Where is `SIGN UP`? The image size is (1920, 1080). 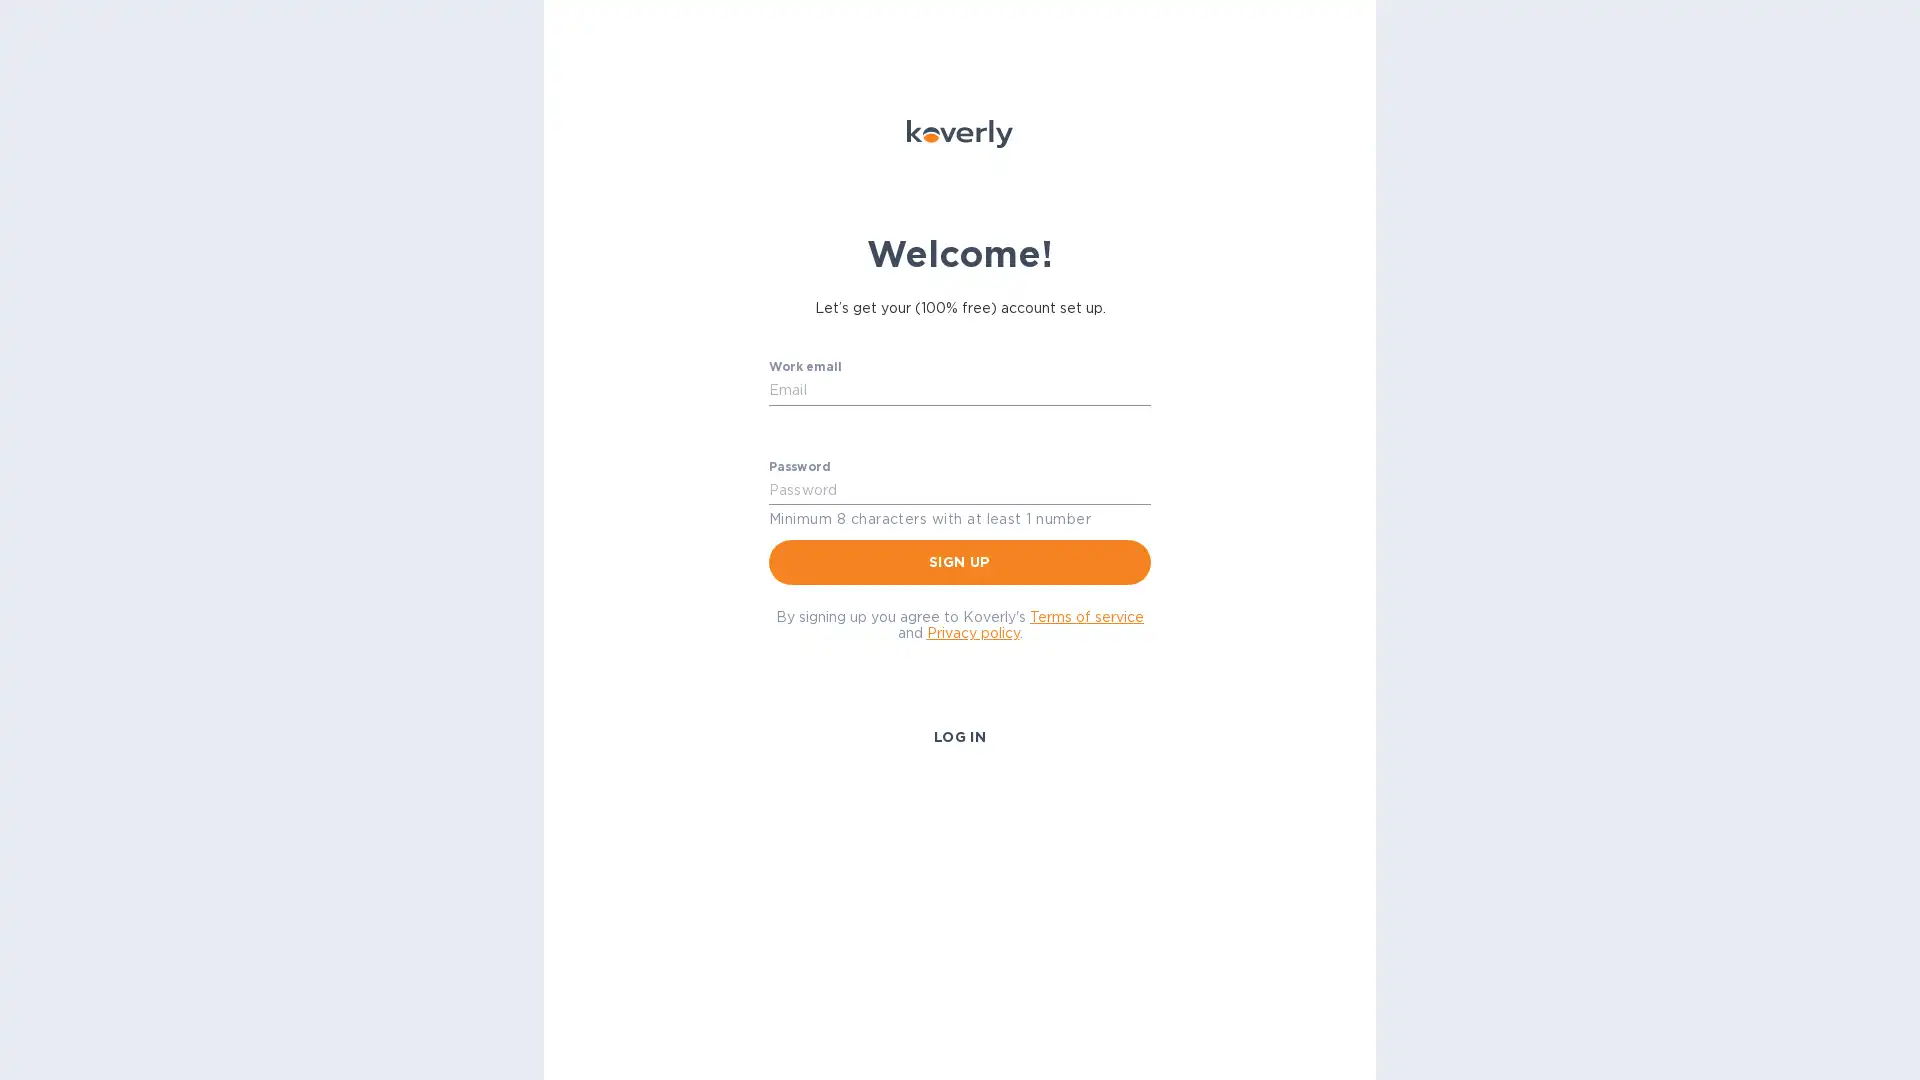
SIGN UP is located at coordinates (960, 561).